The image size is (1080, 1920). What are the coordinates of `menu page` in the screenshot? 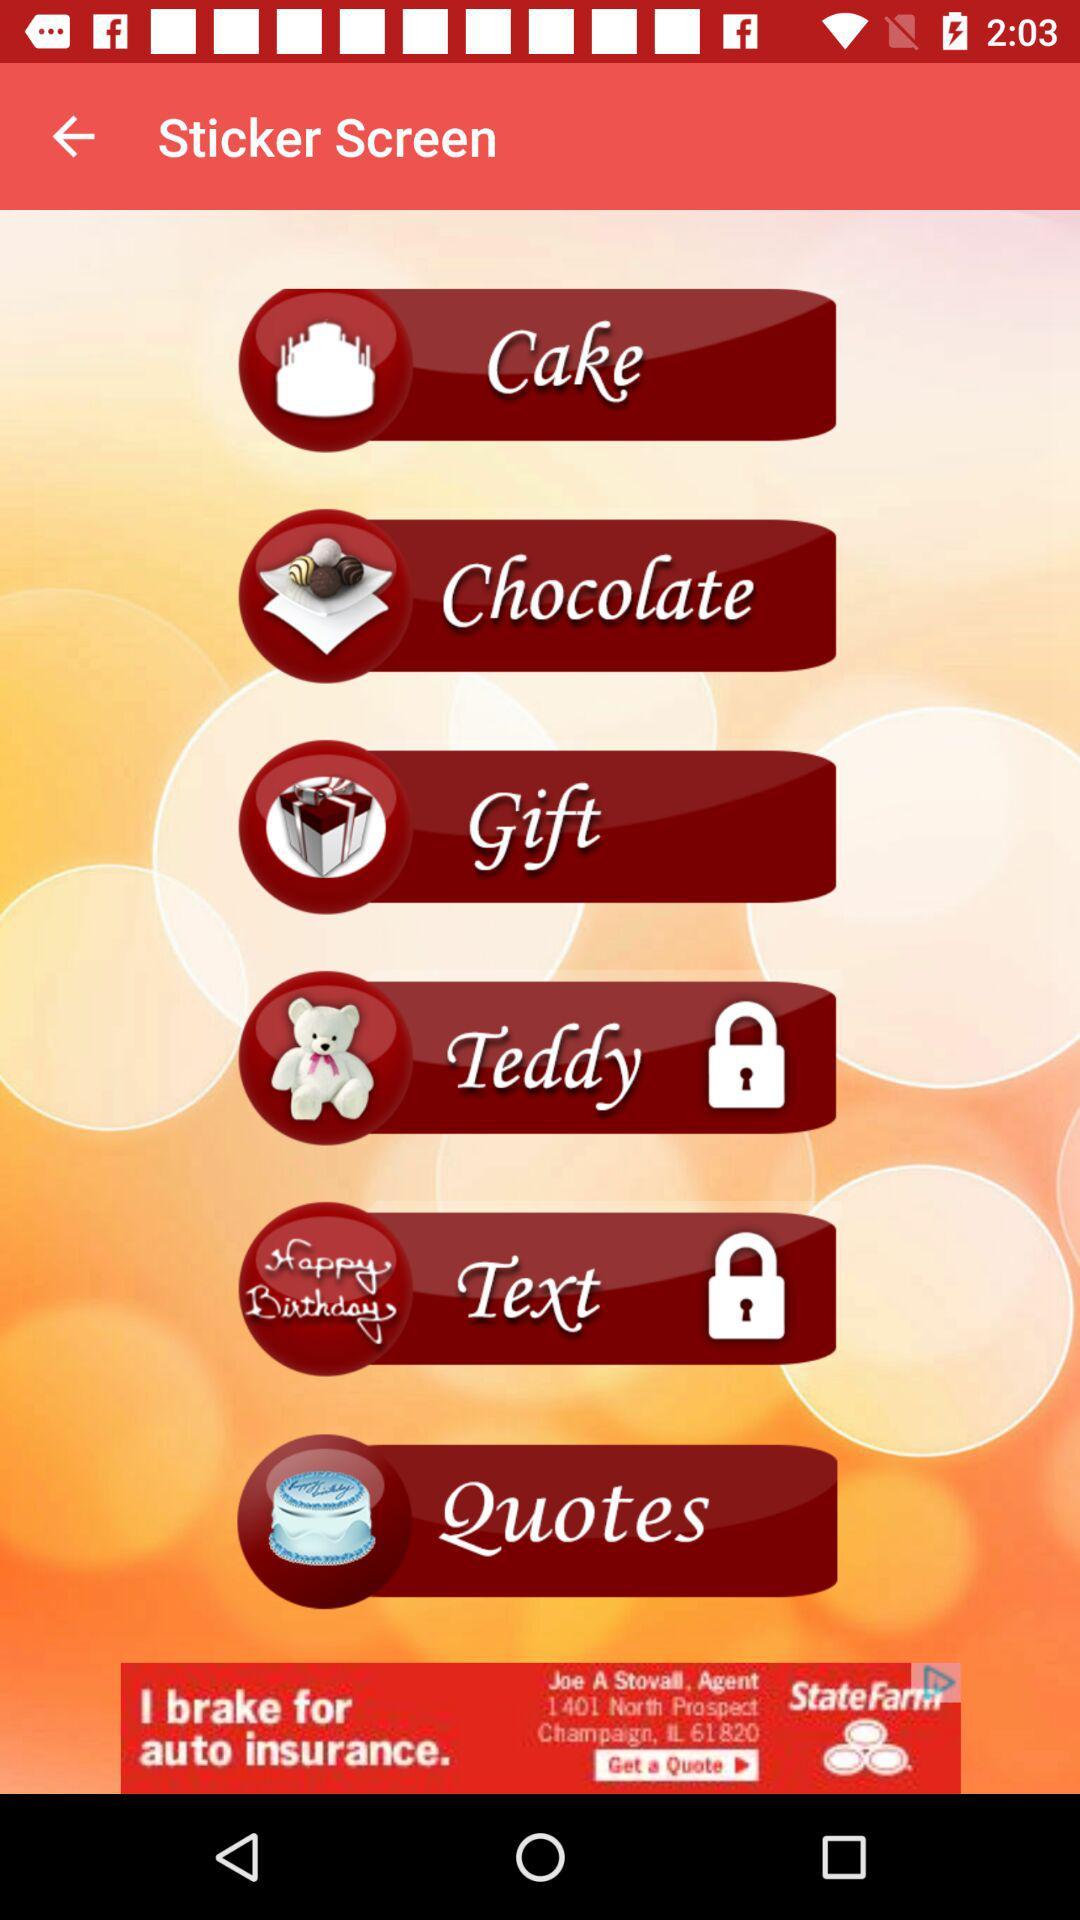 It's located at (540, 1520).